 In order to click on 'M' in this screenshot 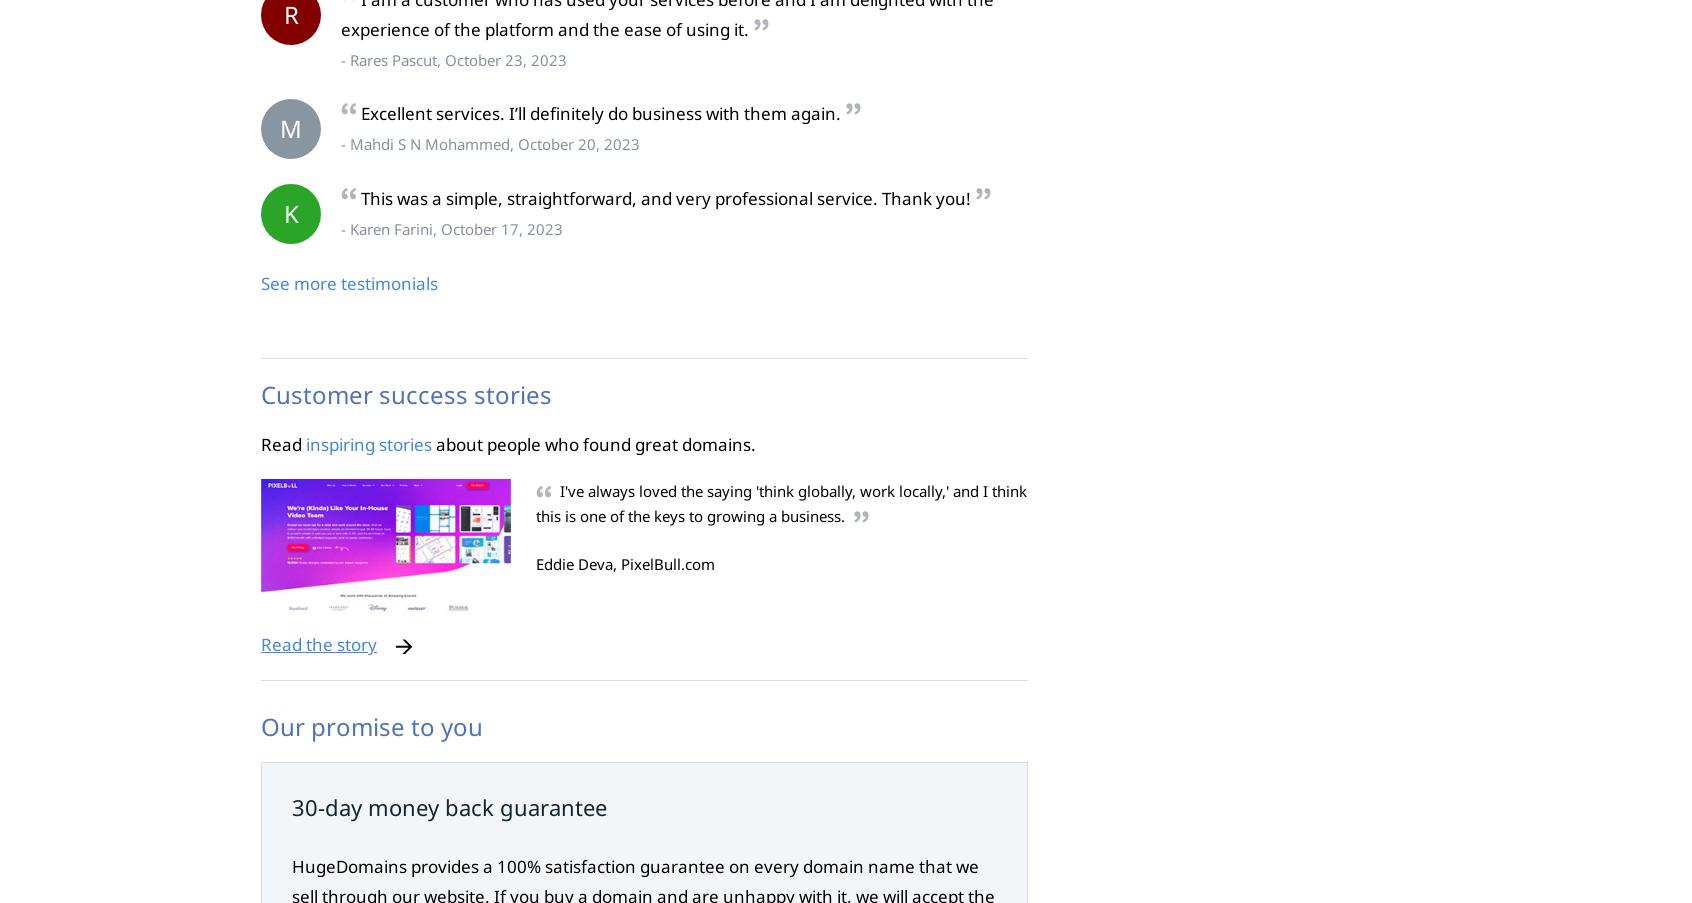, I will do `click(290, 128)`.